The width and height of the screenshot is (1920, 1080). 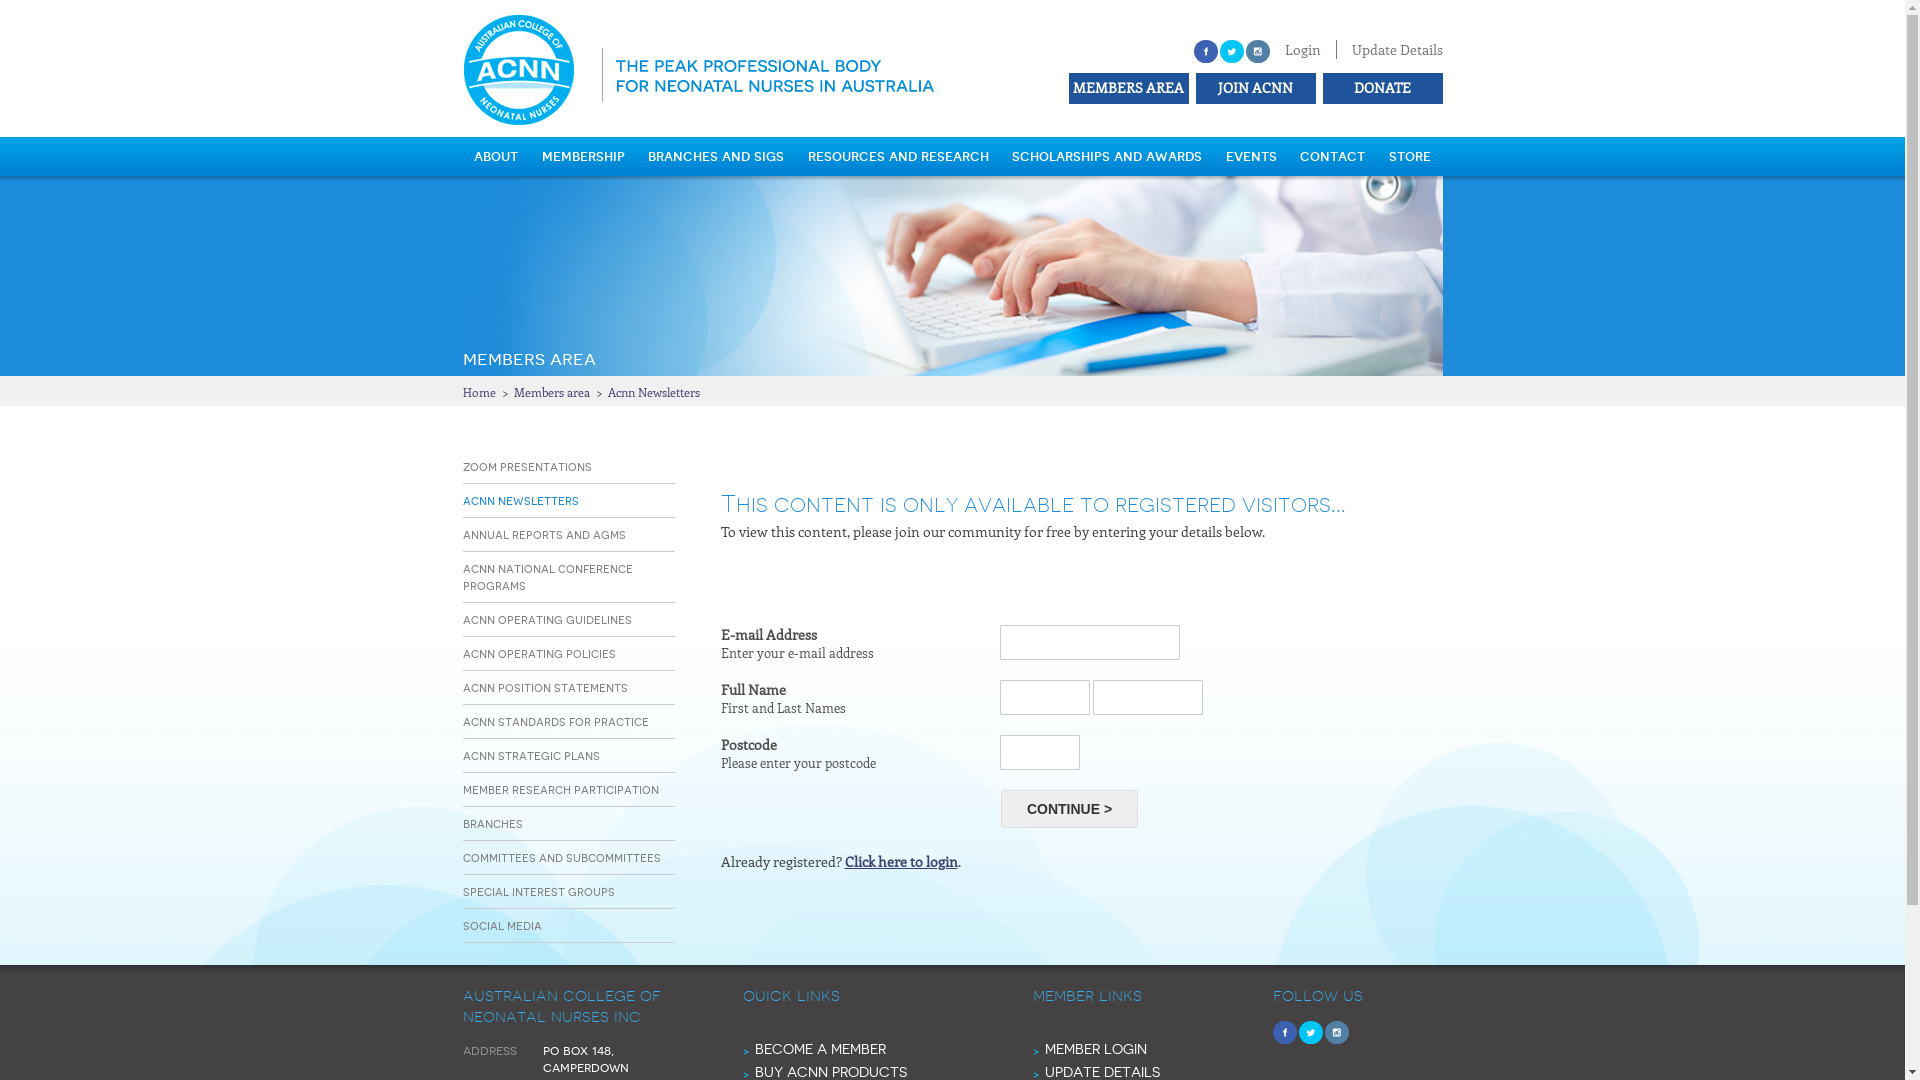 What do you see at coordinates (1301, 48) in the screenshot?
I see `'Login'` at bounding box center [1301, 48].